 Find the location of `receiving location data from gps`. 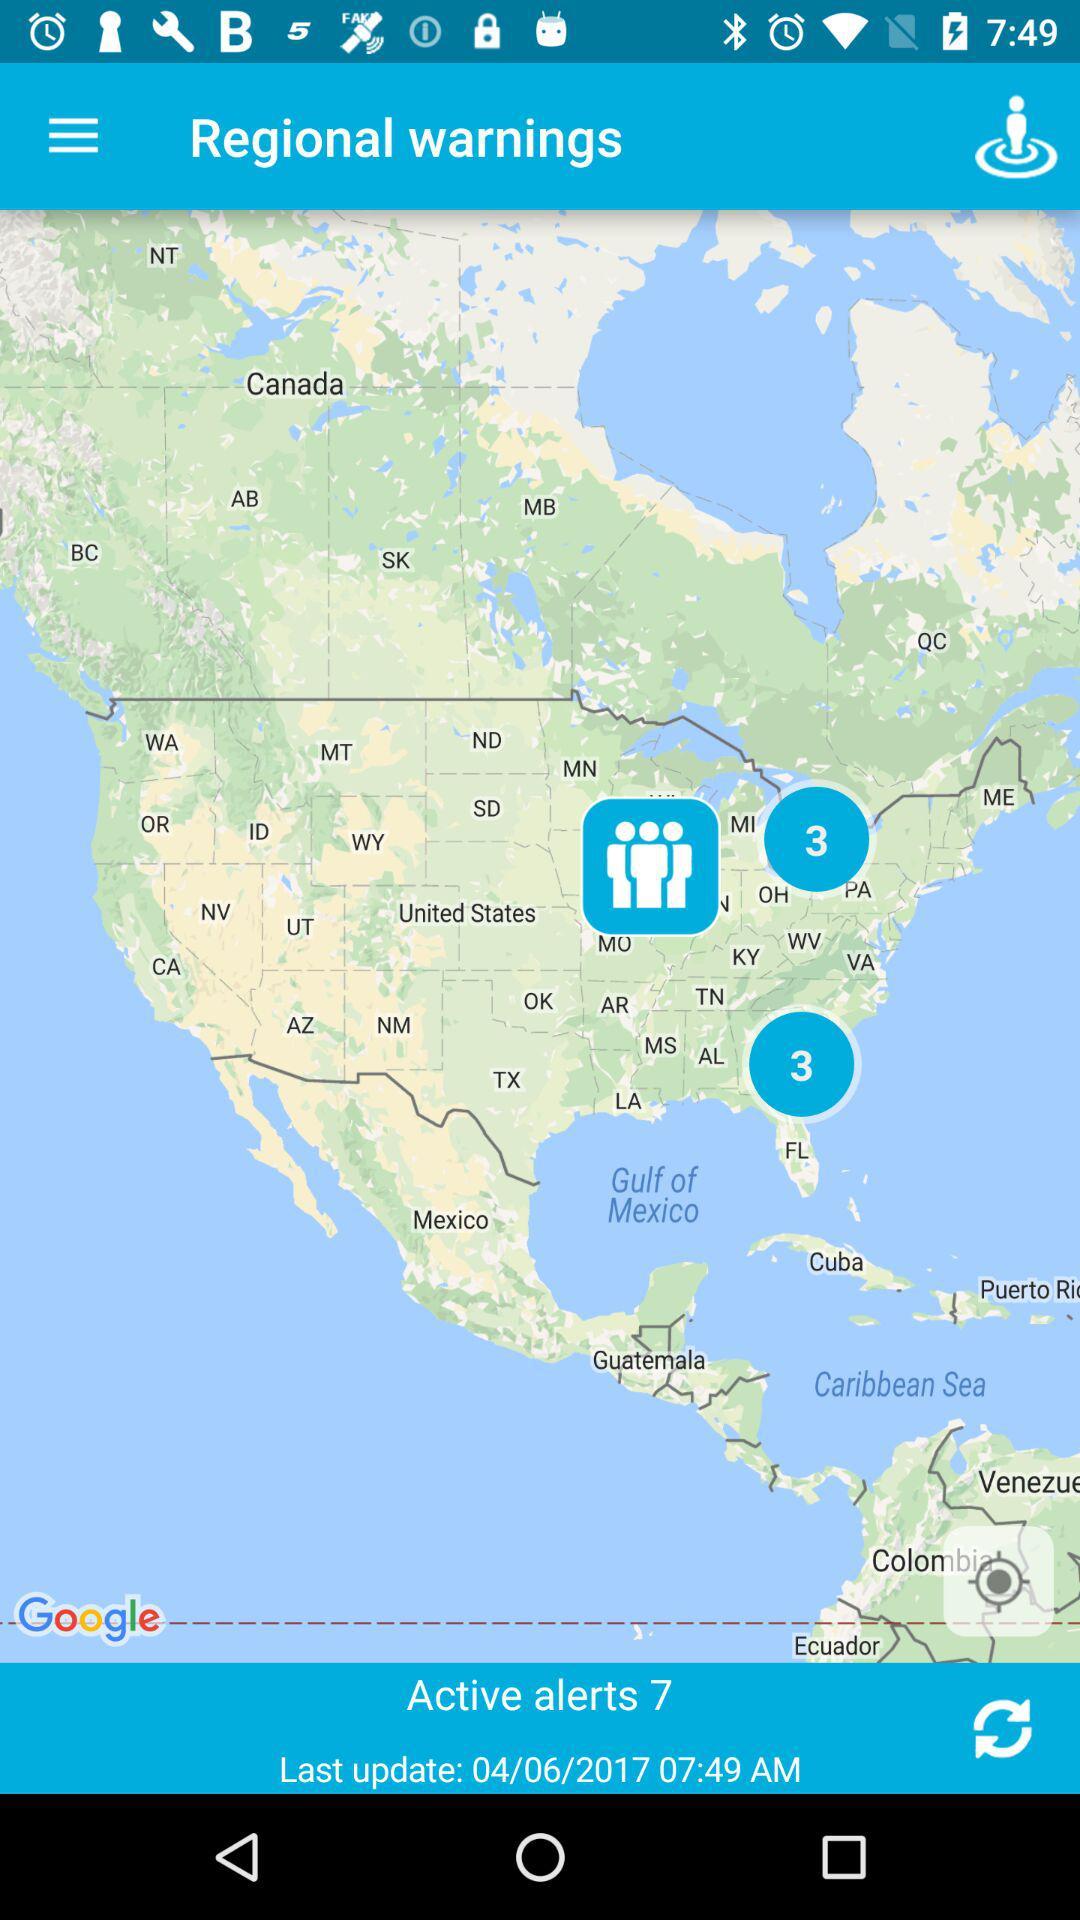

receiving location data from gps is located at coordinates (998, 1580).